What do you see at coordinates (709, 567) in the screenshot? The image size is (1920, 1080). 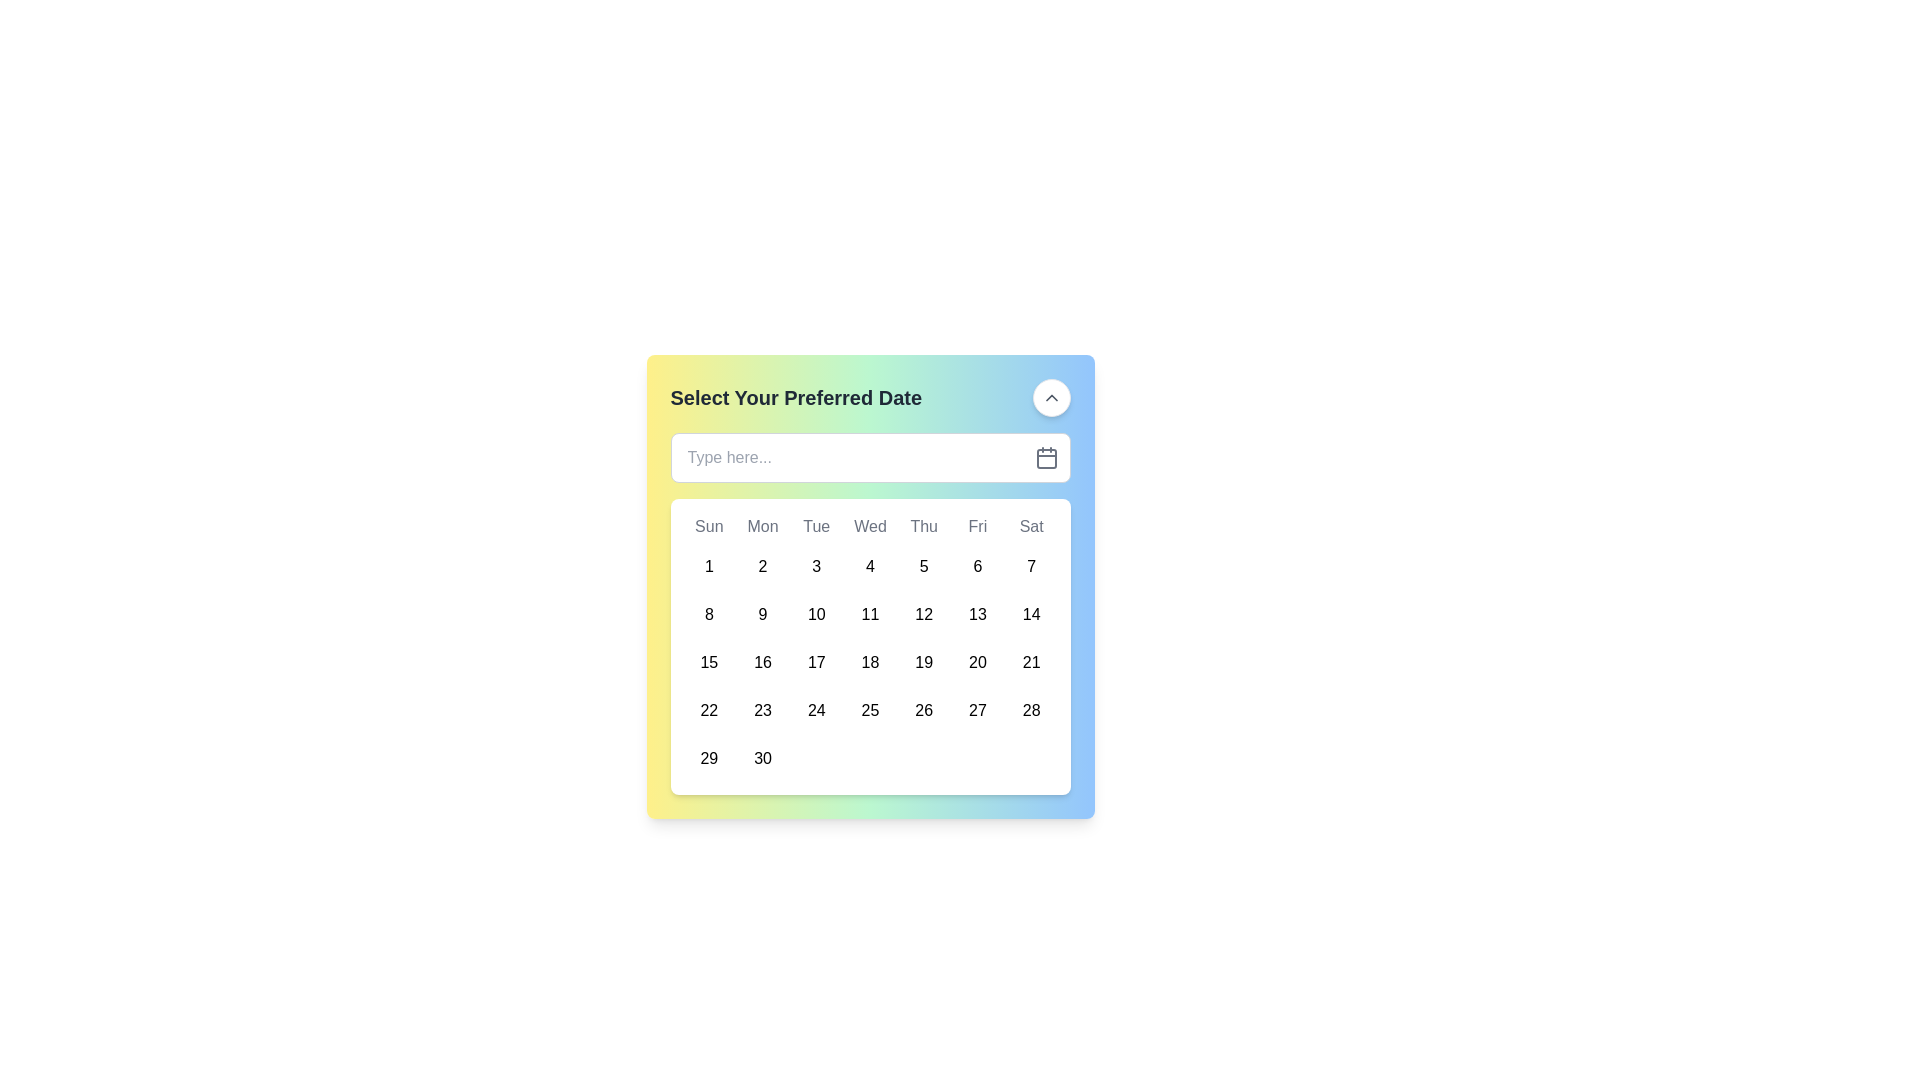 I see `the first day button of the month in the calendar interface, located under the 'Sun' weekday column` at bounding box center [709, 567].